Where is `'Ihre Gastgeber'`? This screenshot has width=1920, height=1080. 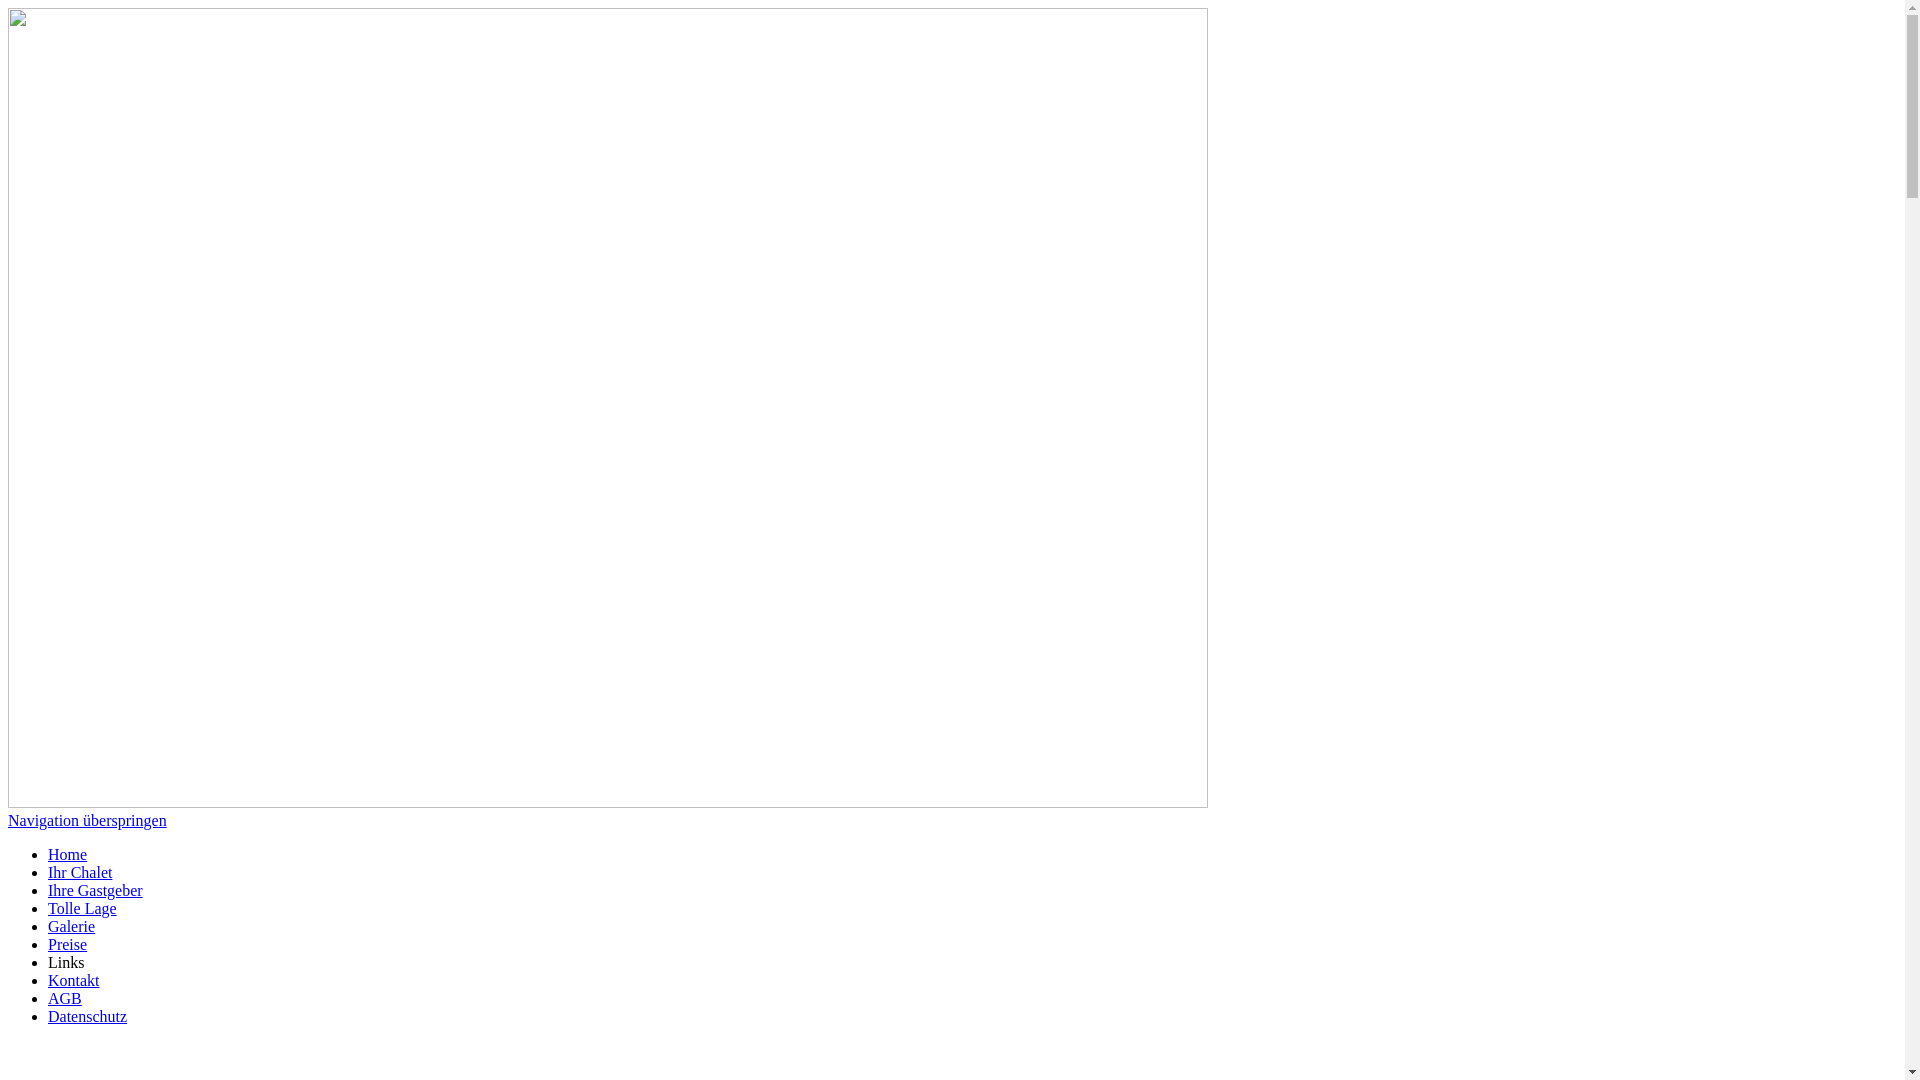 'Ihre Gastgeber' is located at coordinates (48, 889).